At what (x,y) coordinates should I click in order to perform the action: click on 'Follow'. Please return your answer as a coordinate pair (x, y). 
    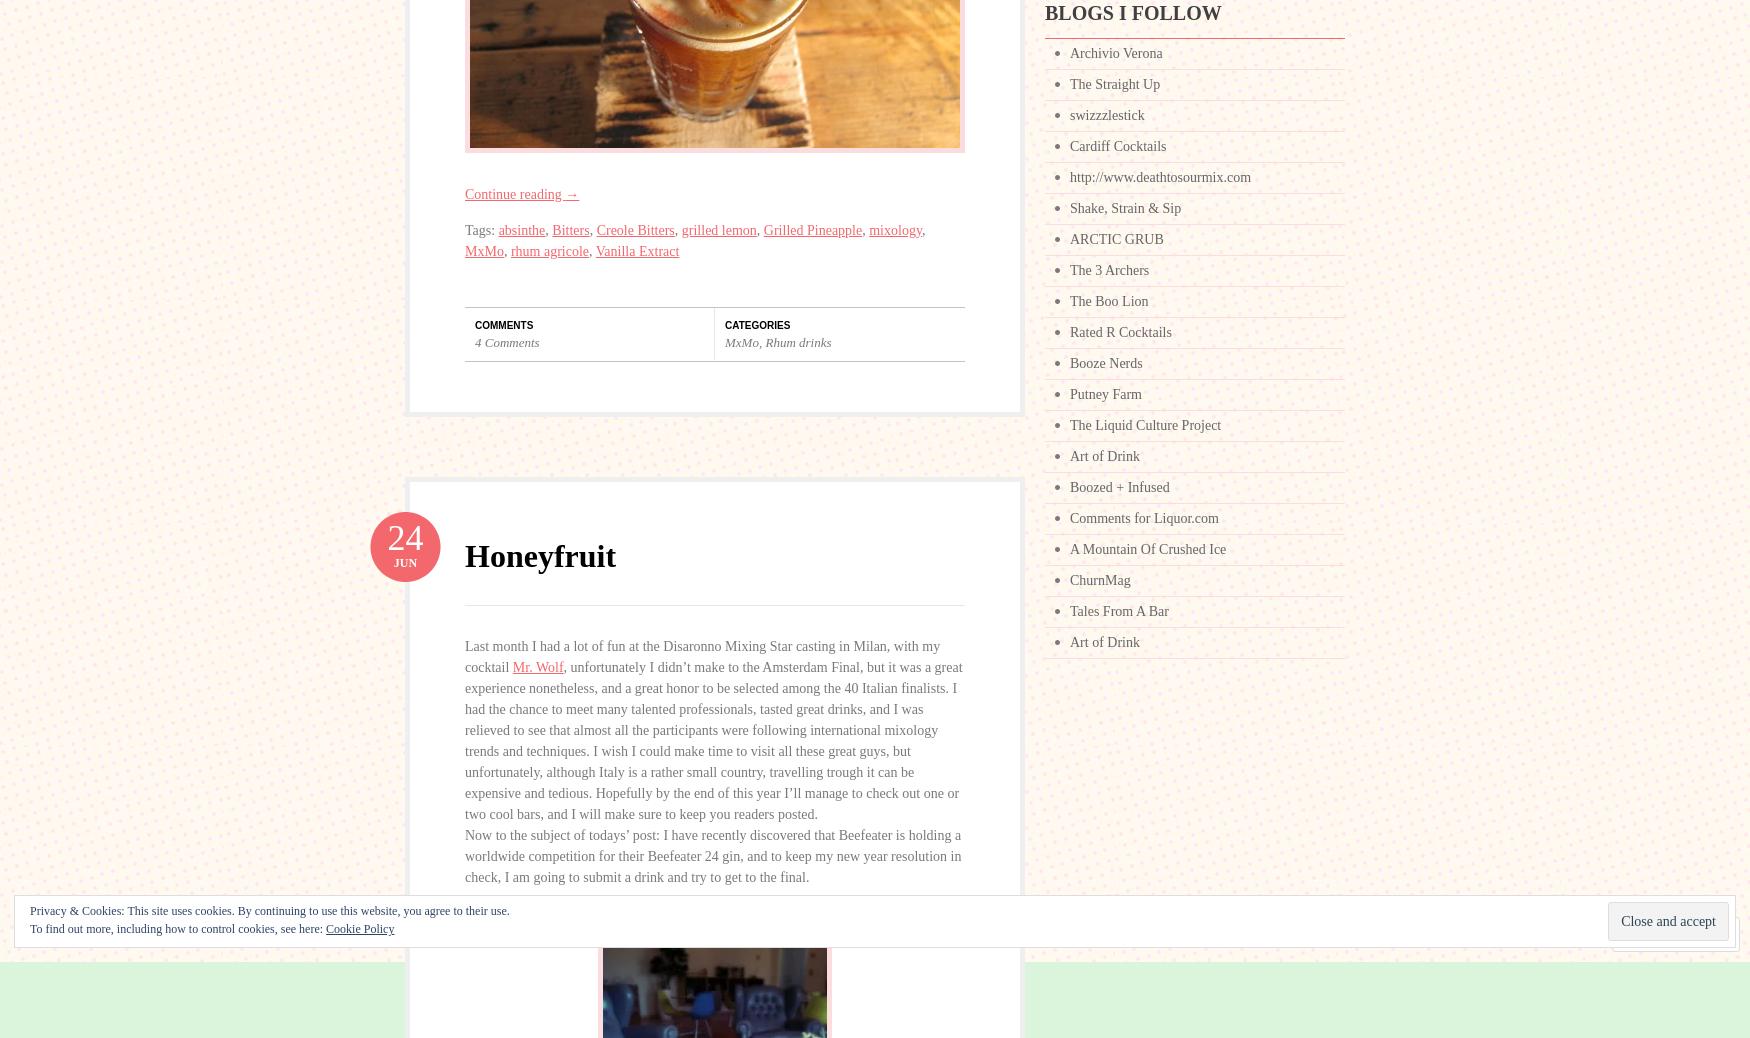
    Looking at the image, I should click on (1649, 934).